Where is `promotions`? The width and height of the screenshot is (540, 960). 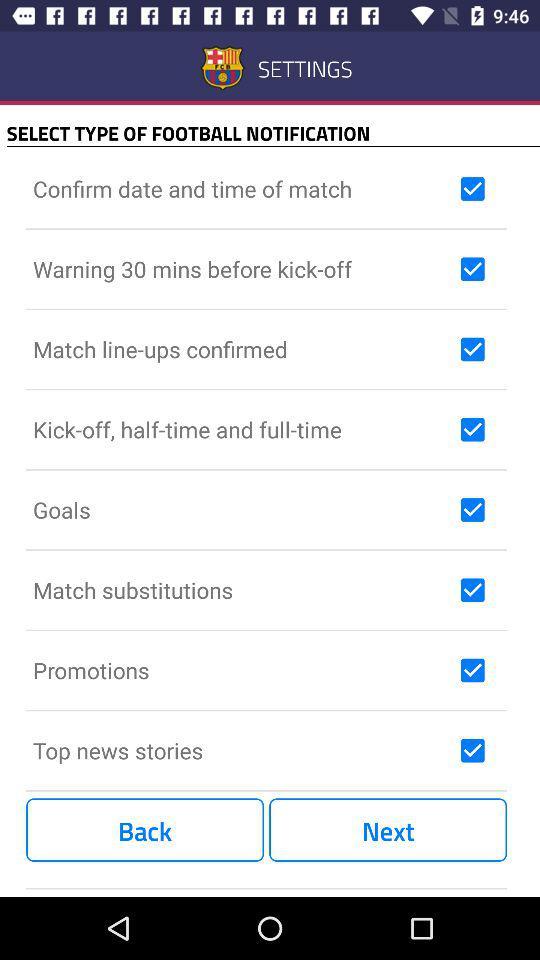
promotions is located at coordinates (472, 670).